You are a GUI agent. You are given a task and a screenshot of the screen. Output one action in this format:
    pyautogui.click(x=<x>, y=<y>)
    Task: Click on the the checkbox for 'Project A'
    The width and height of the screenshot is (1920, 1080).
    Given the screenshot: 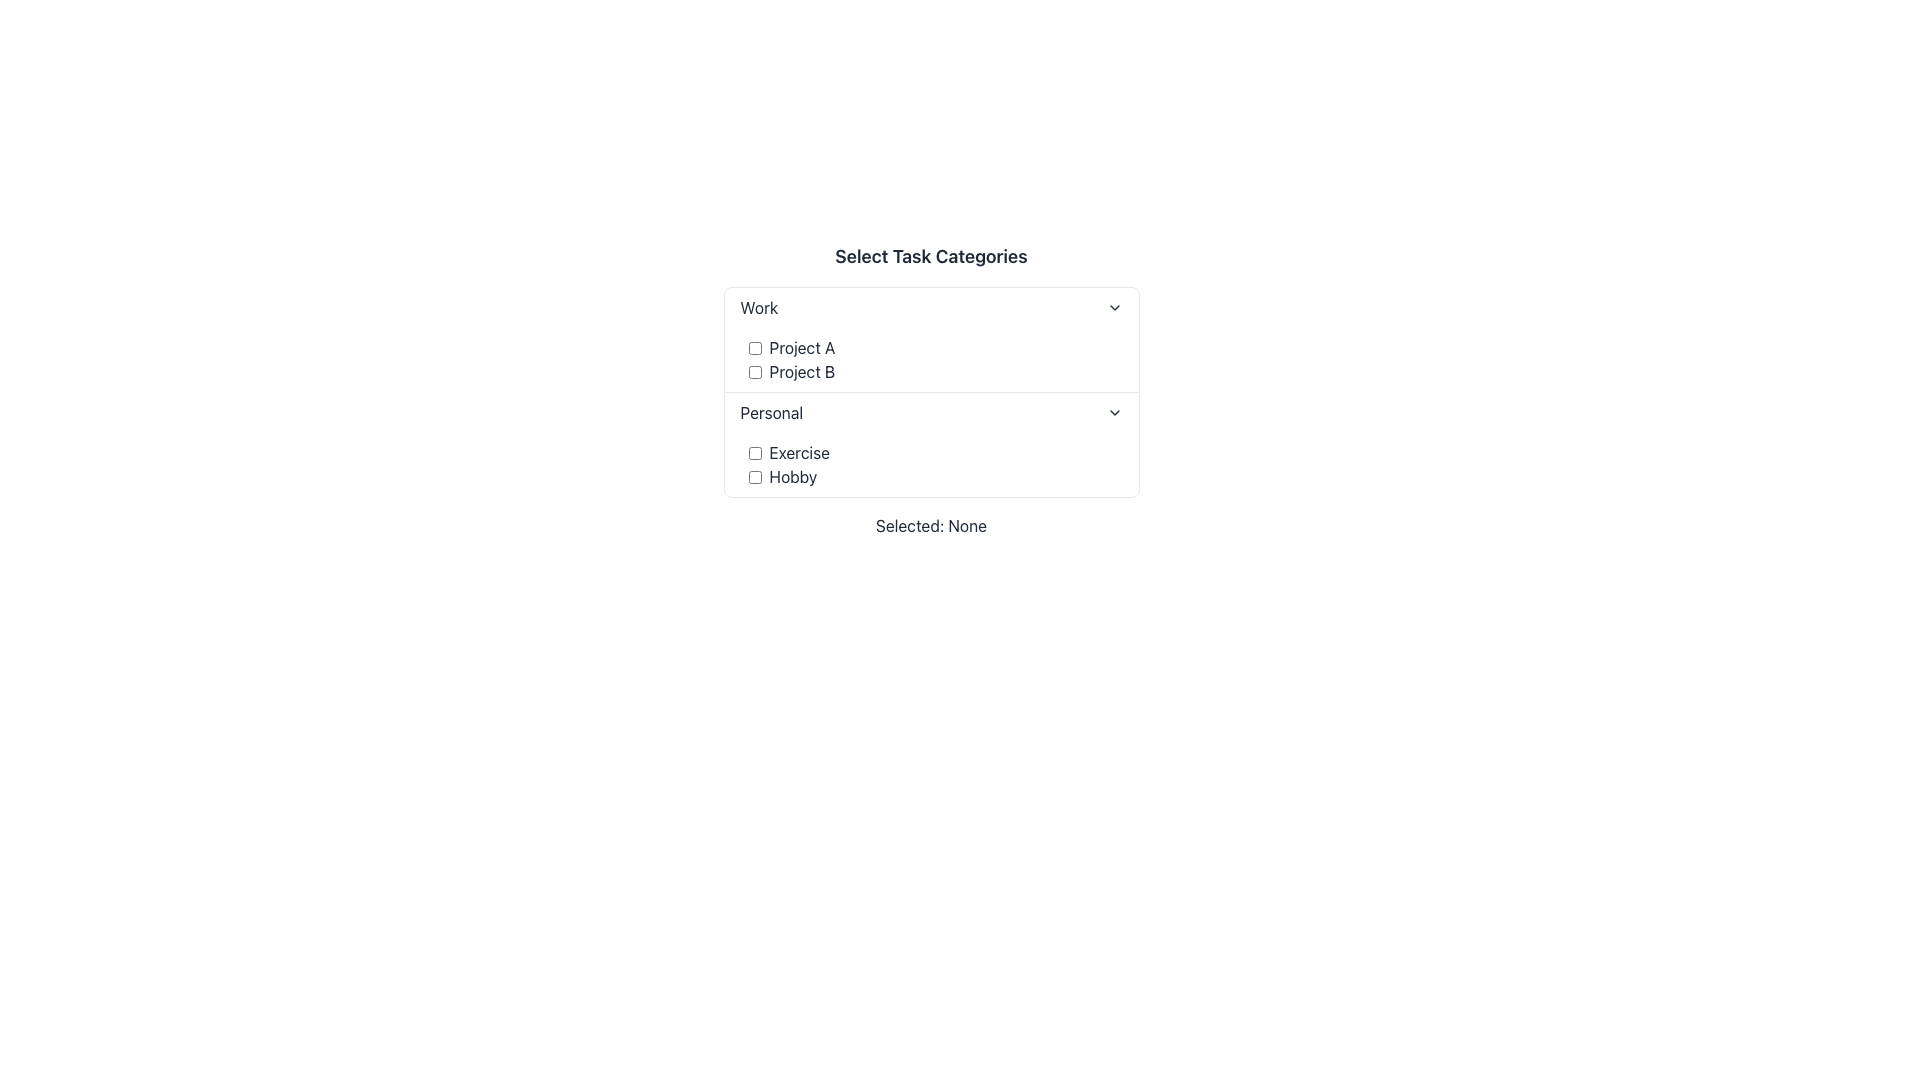 What is the action you would take?
    pyautogui.click(x=753, y=346)
    